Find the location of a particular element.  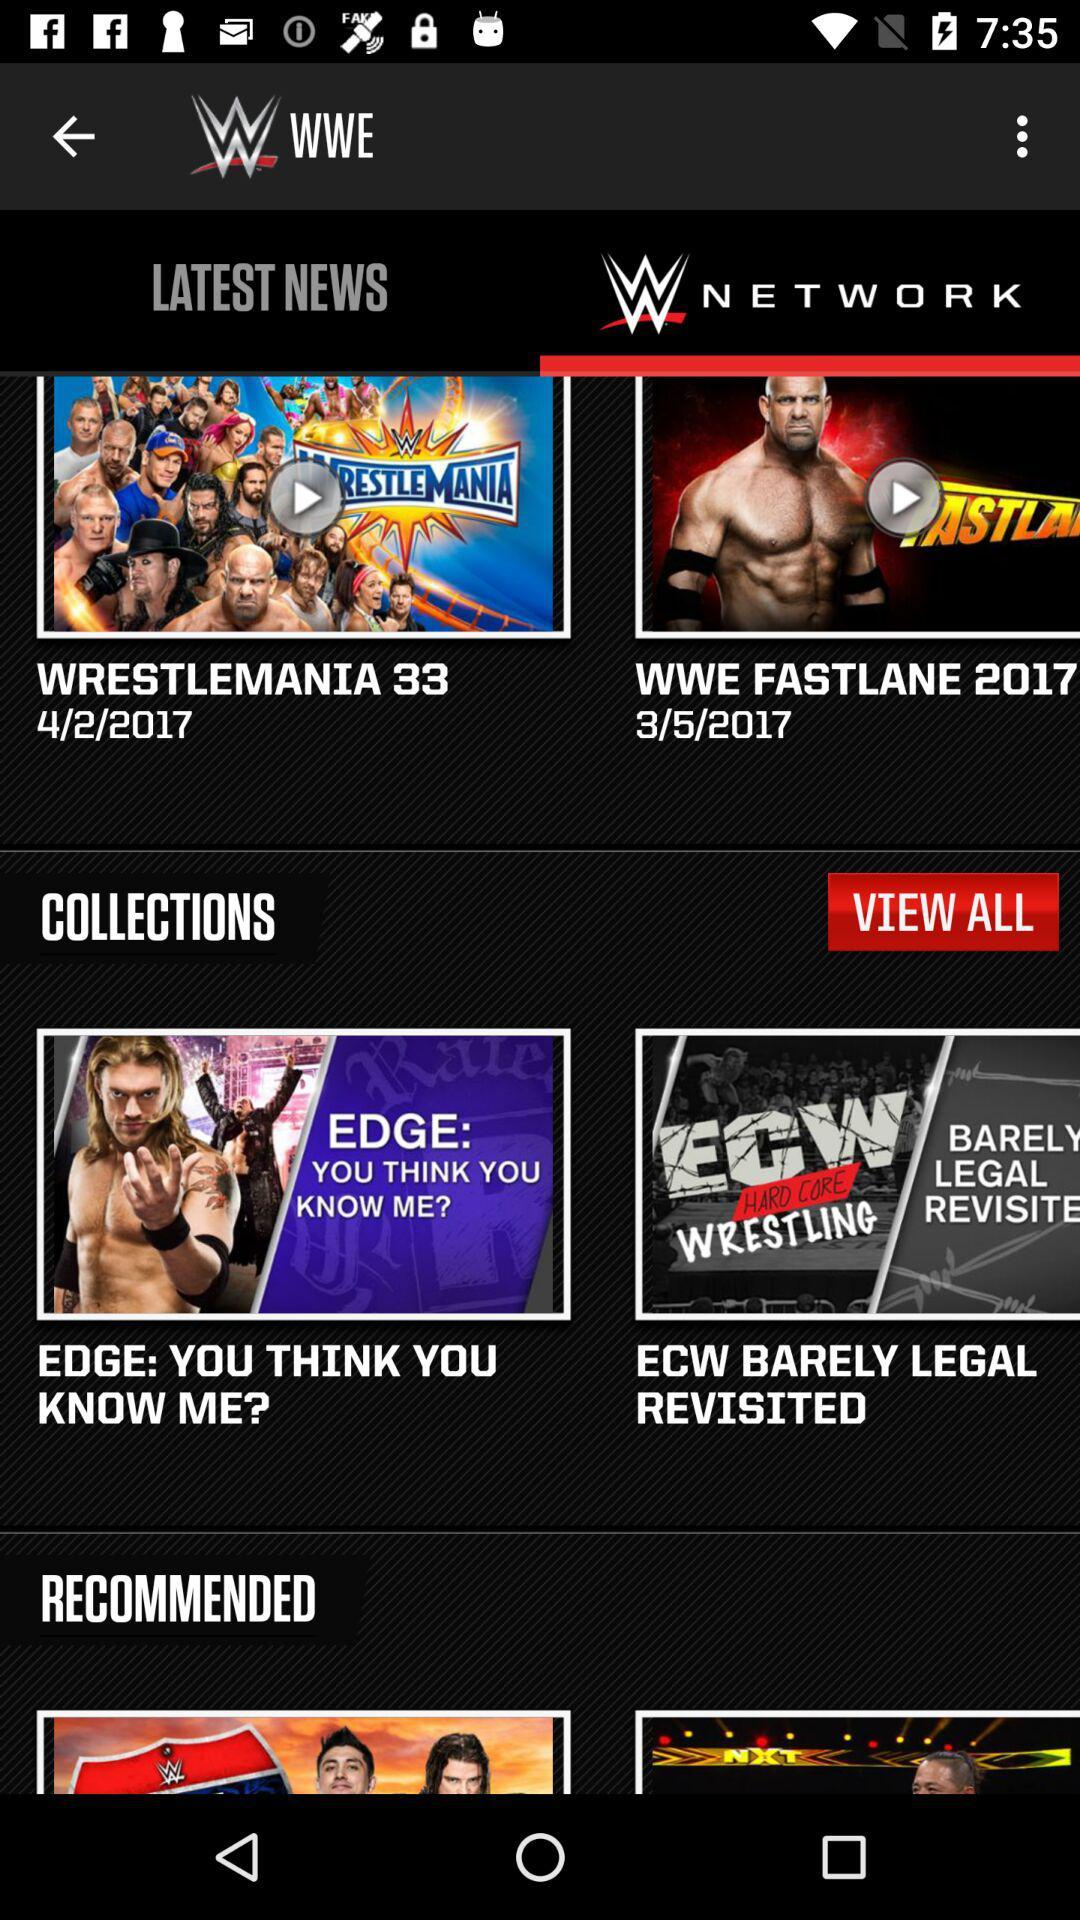

wwe network is located at coordinates (810, 292).